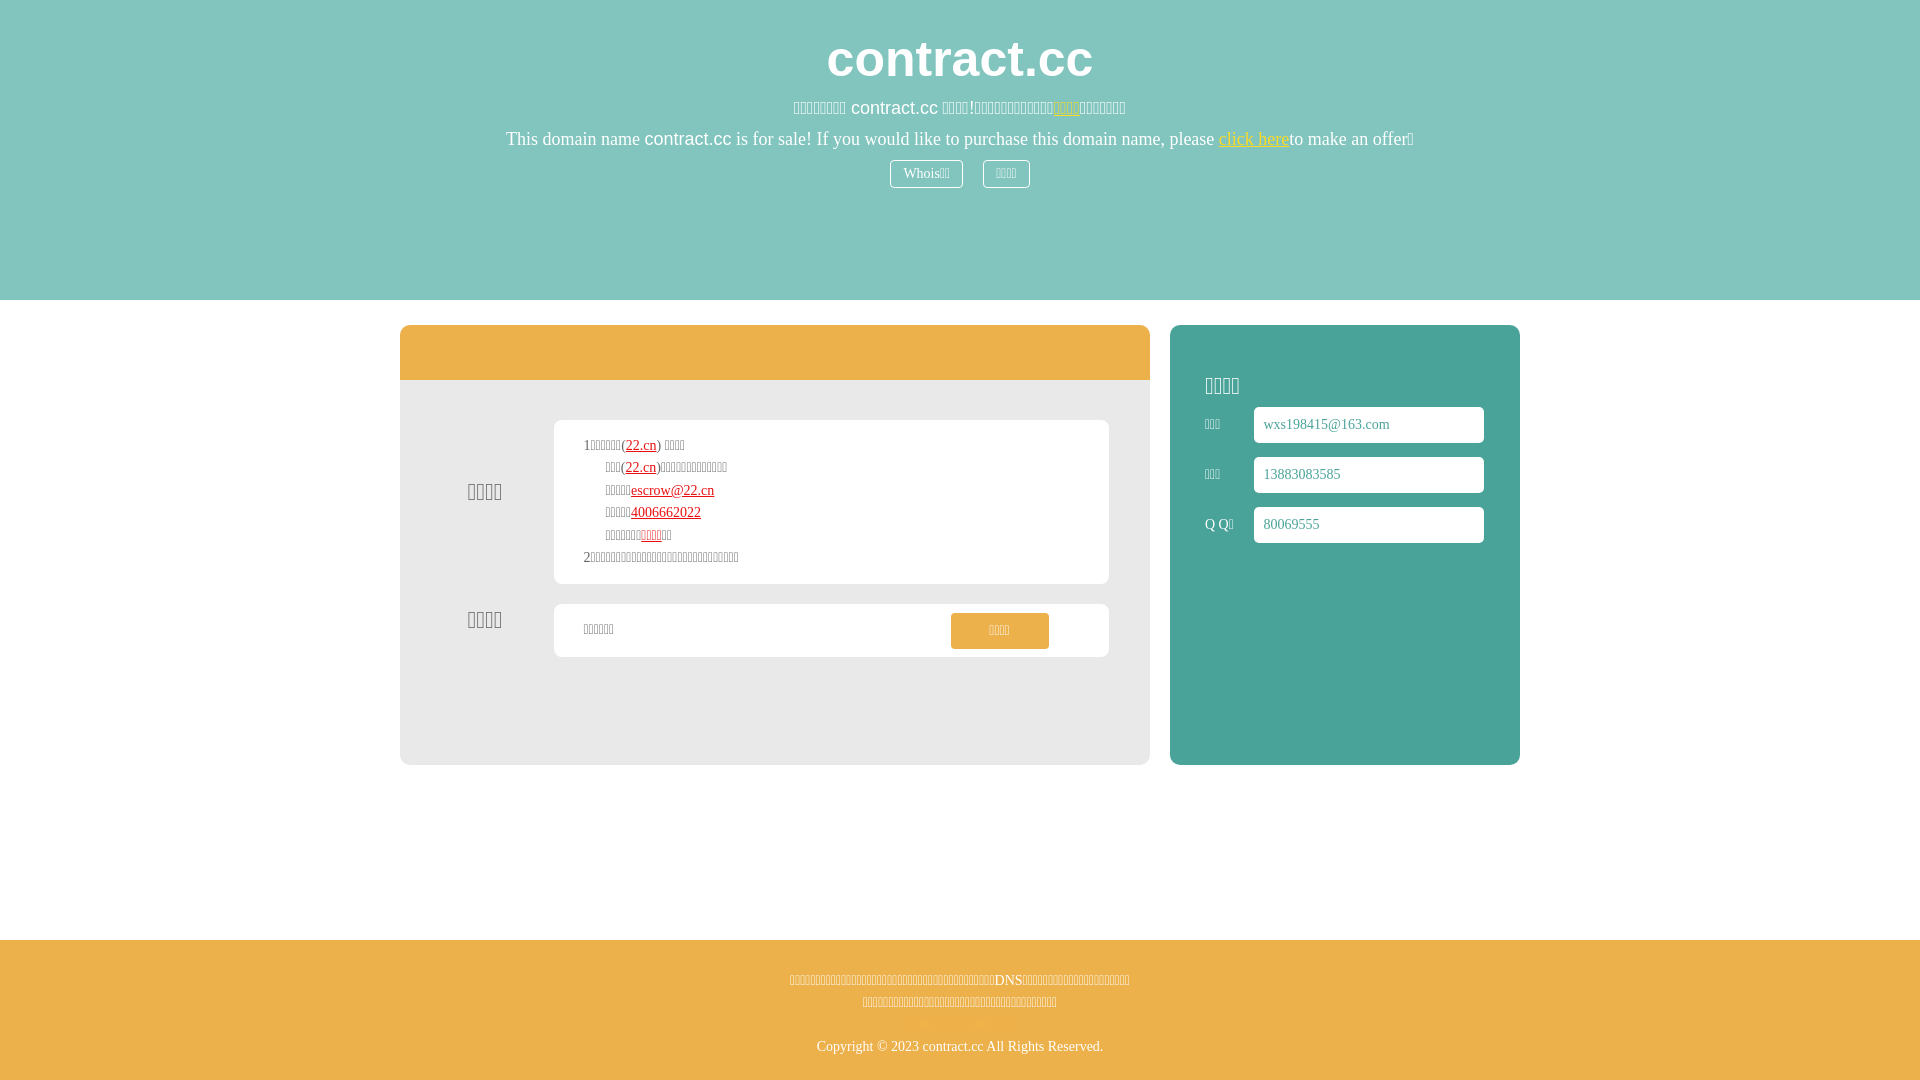 Image resolution: width=1920 pixels, height=1080 pixels. What do you see at coordinates (641, 467) in the screenshot?
I see `'22.cn'` at bounding box center [641, 467].